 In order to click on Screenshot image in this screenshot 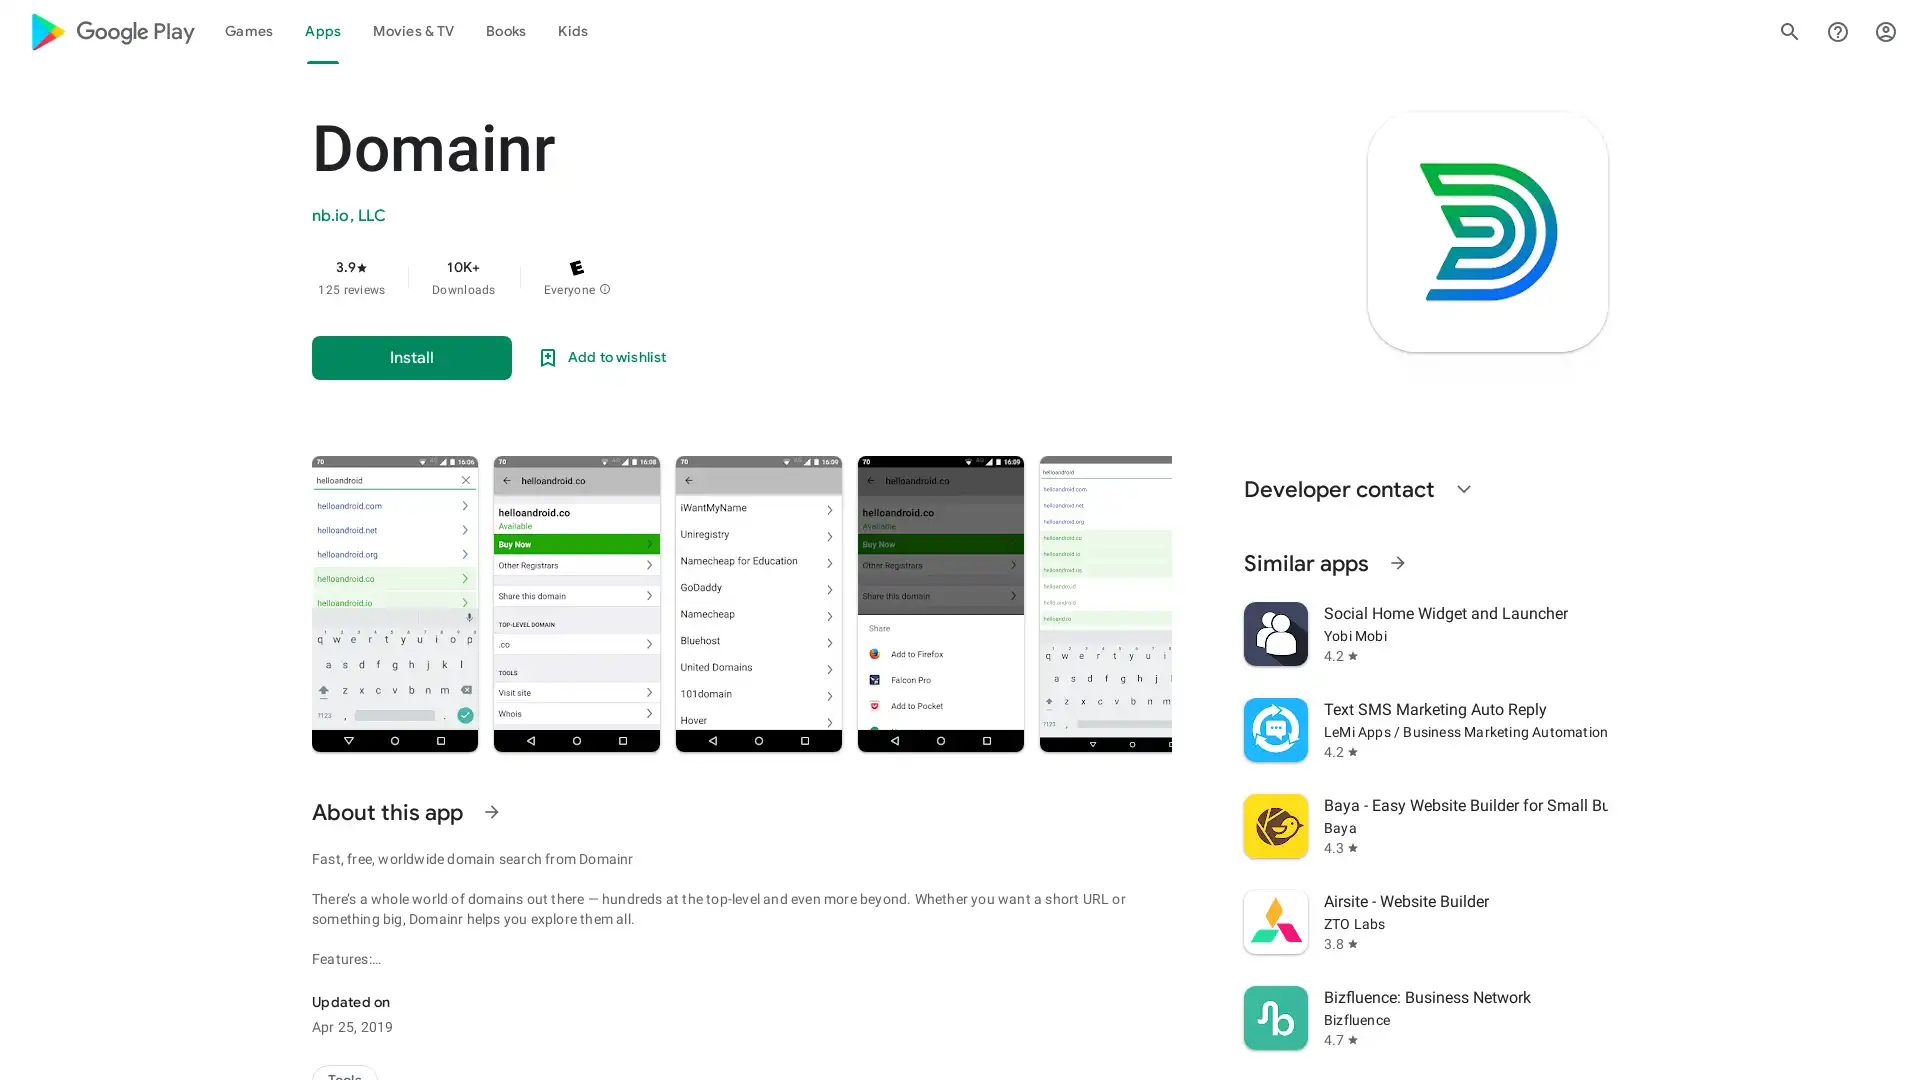, I will do `click(1533, 603)`.